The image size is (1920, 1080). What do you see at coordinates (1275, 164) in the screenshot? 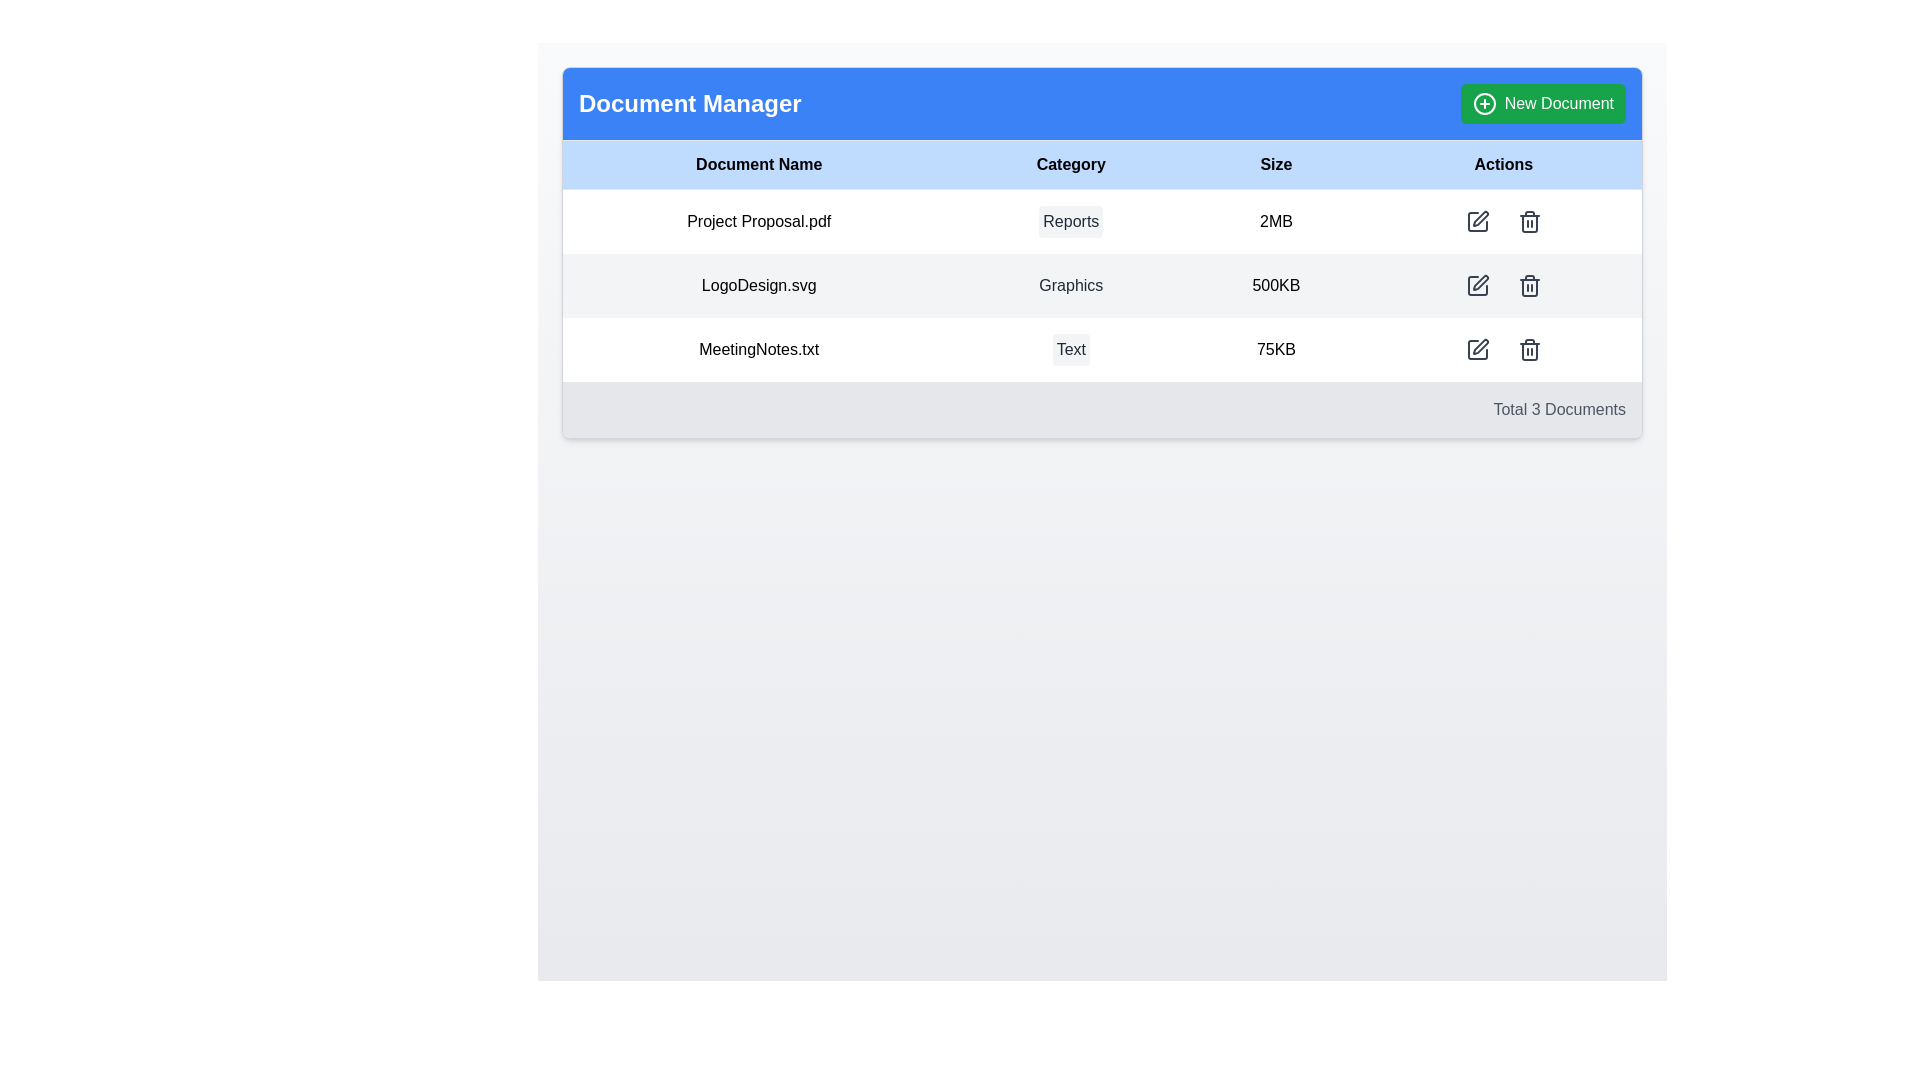
I see `the 'Size' text label, which is a bold black text on a light blue background, centrally aligned in the header row of a table, located between 'Category' and 'Actions'` at bounding box center [1275, 164].